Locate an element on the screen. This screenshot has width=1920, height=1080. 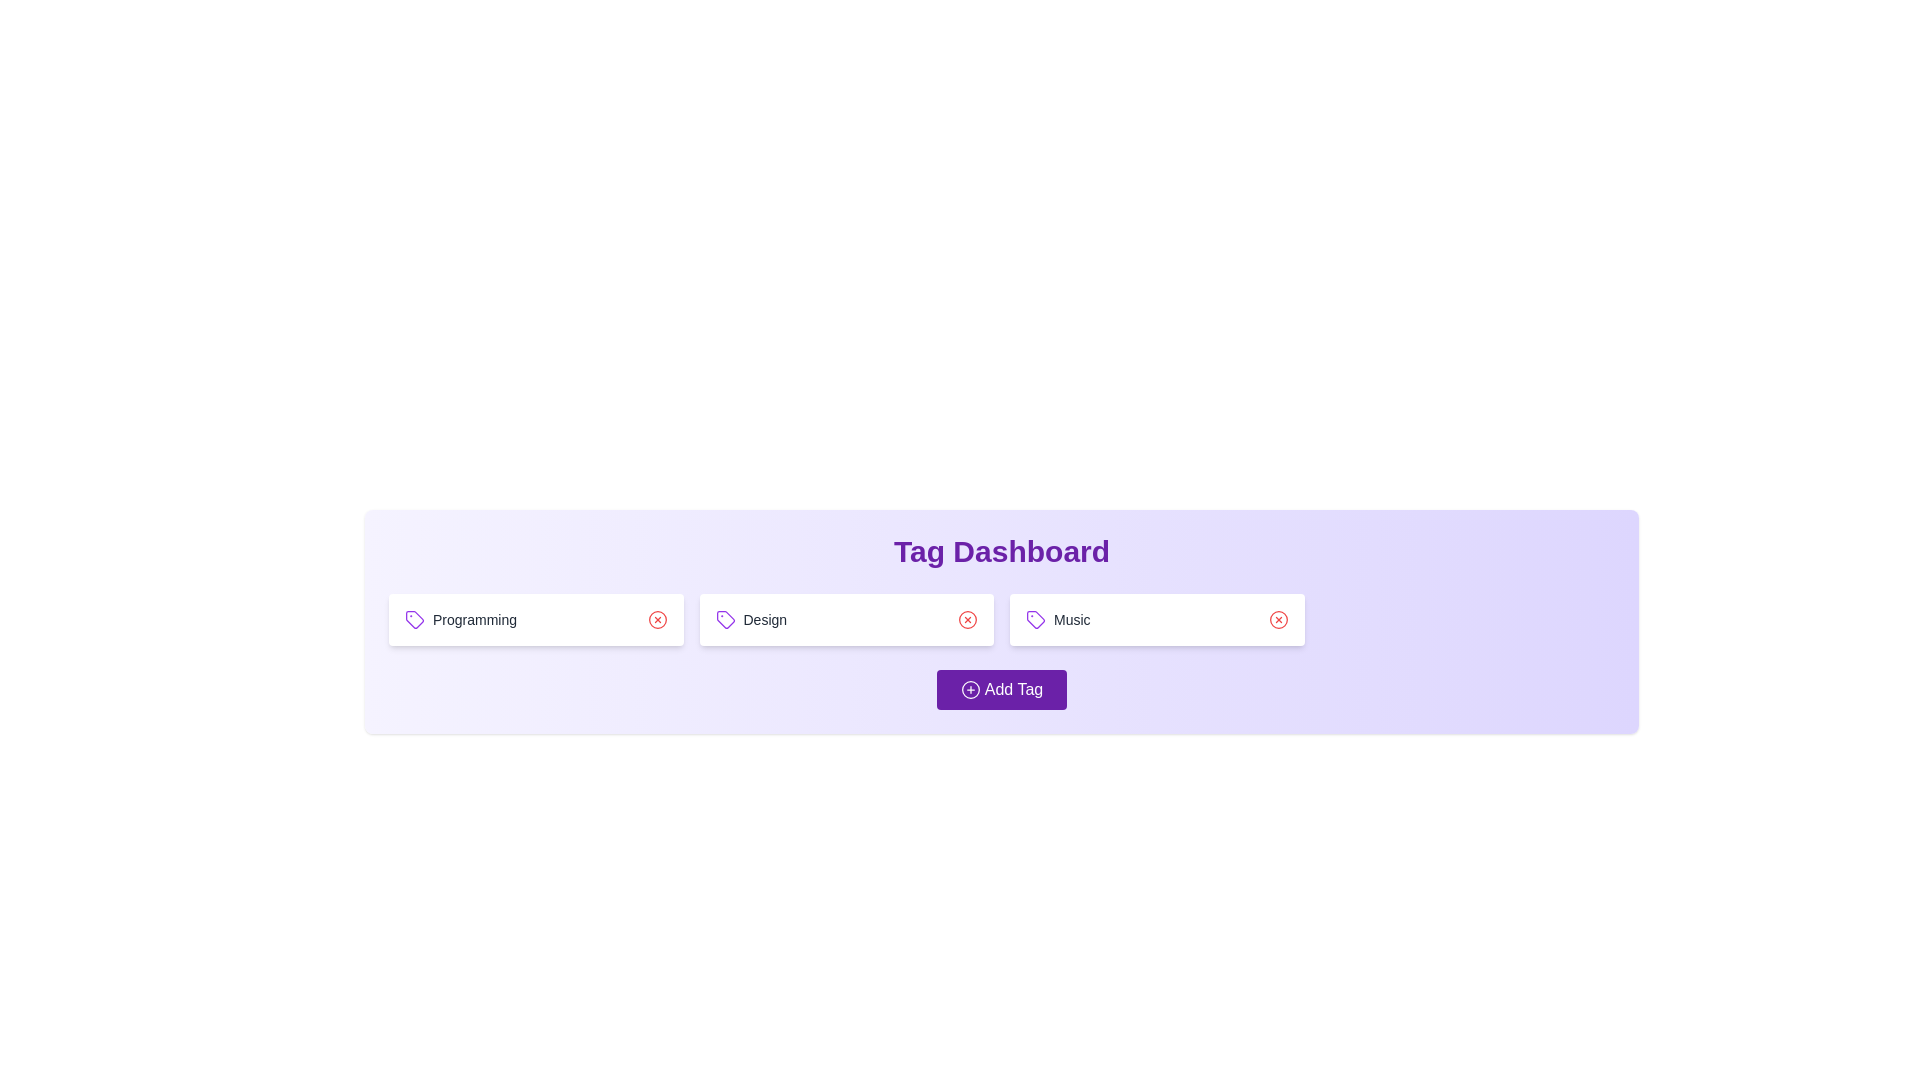
the circular delete button with a cross icon located within the 'Design' tag is located at coordinates (968, 619).